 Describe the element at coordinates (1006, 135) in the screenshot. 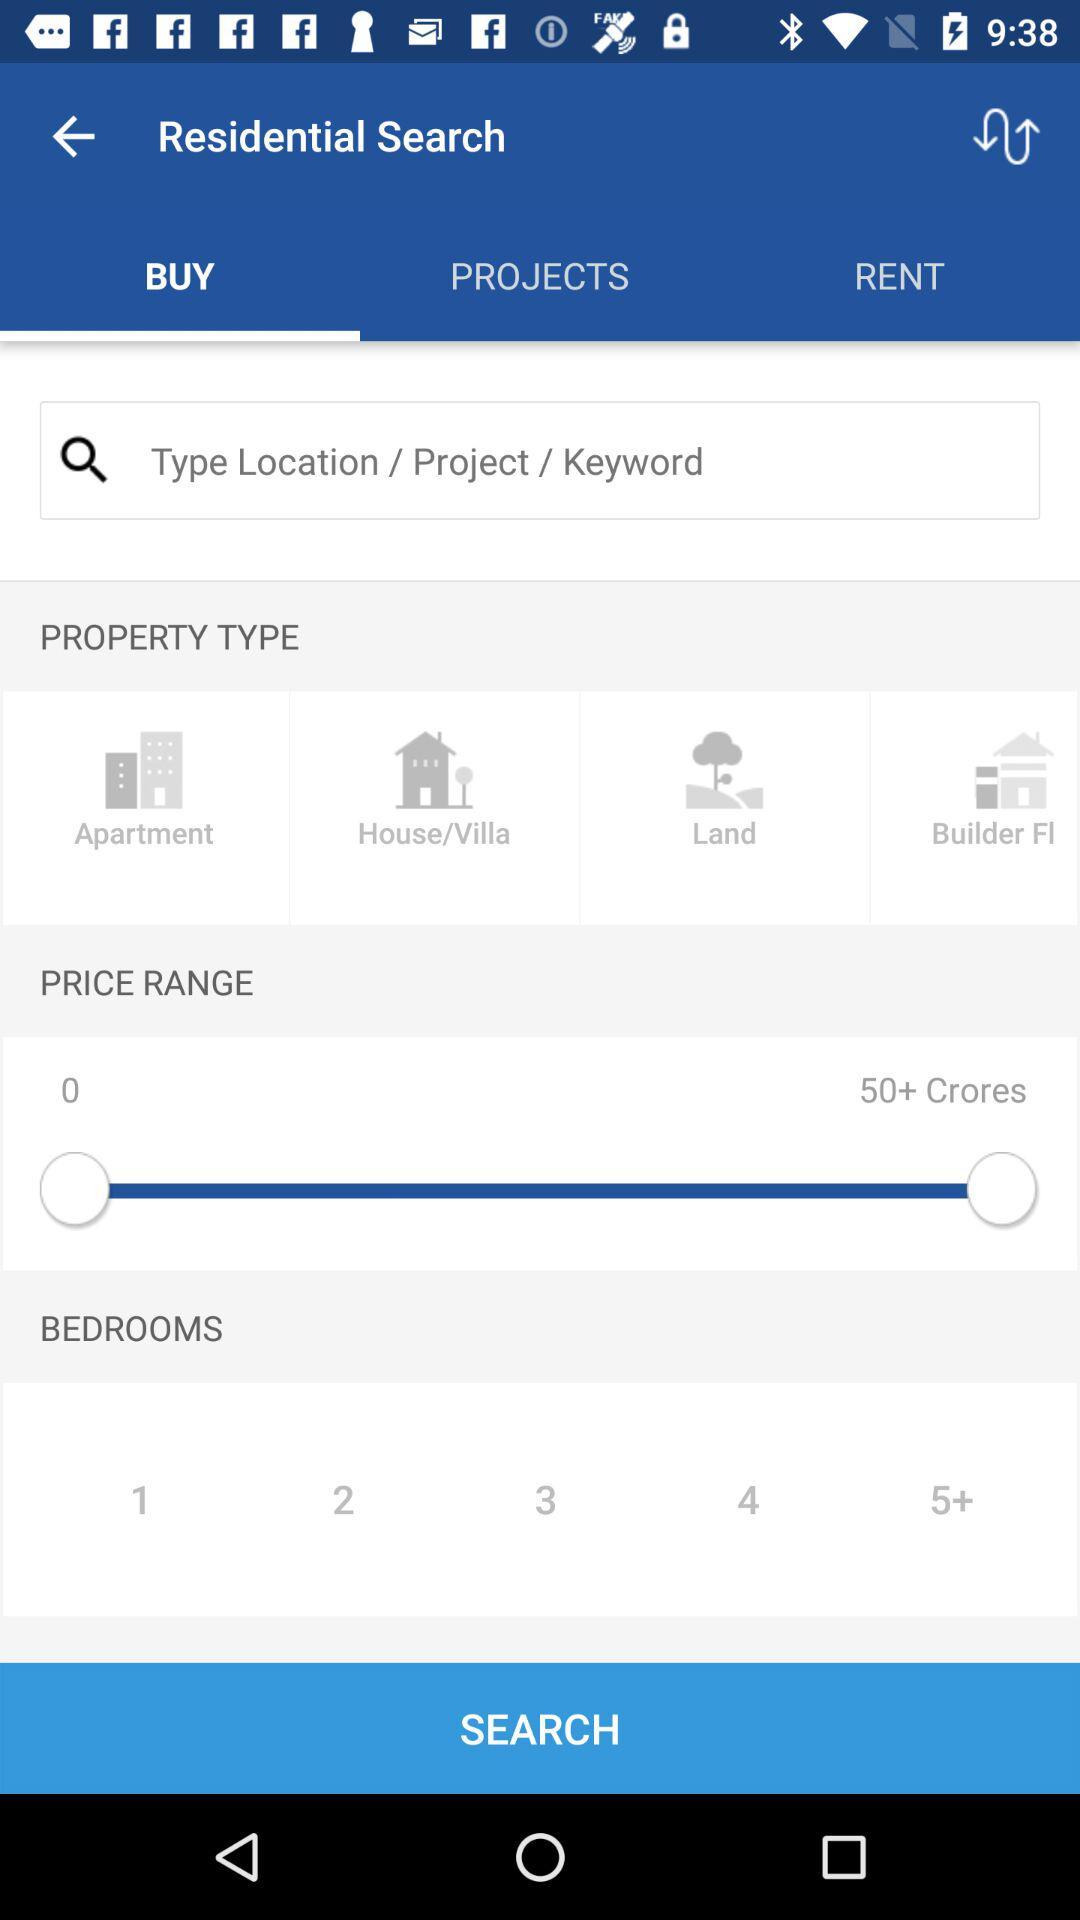

I see `the item next to residential search	 item` at that location.